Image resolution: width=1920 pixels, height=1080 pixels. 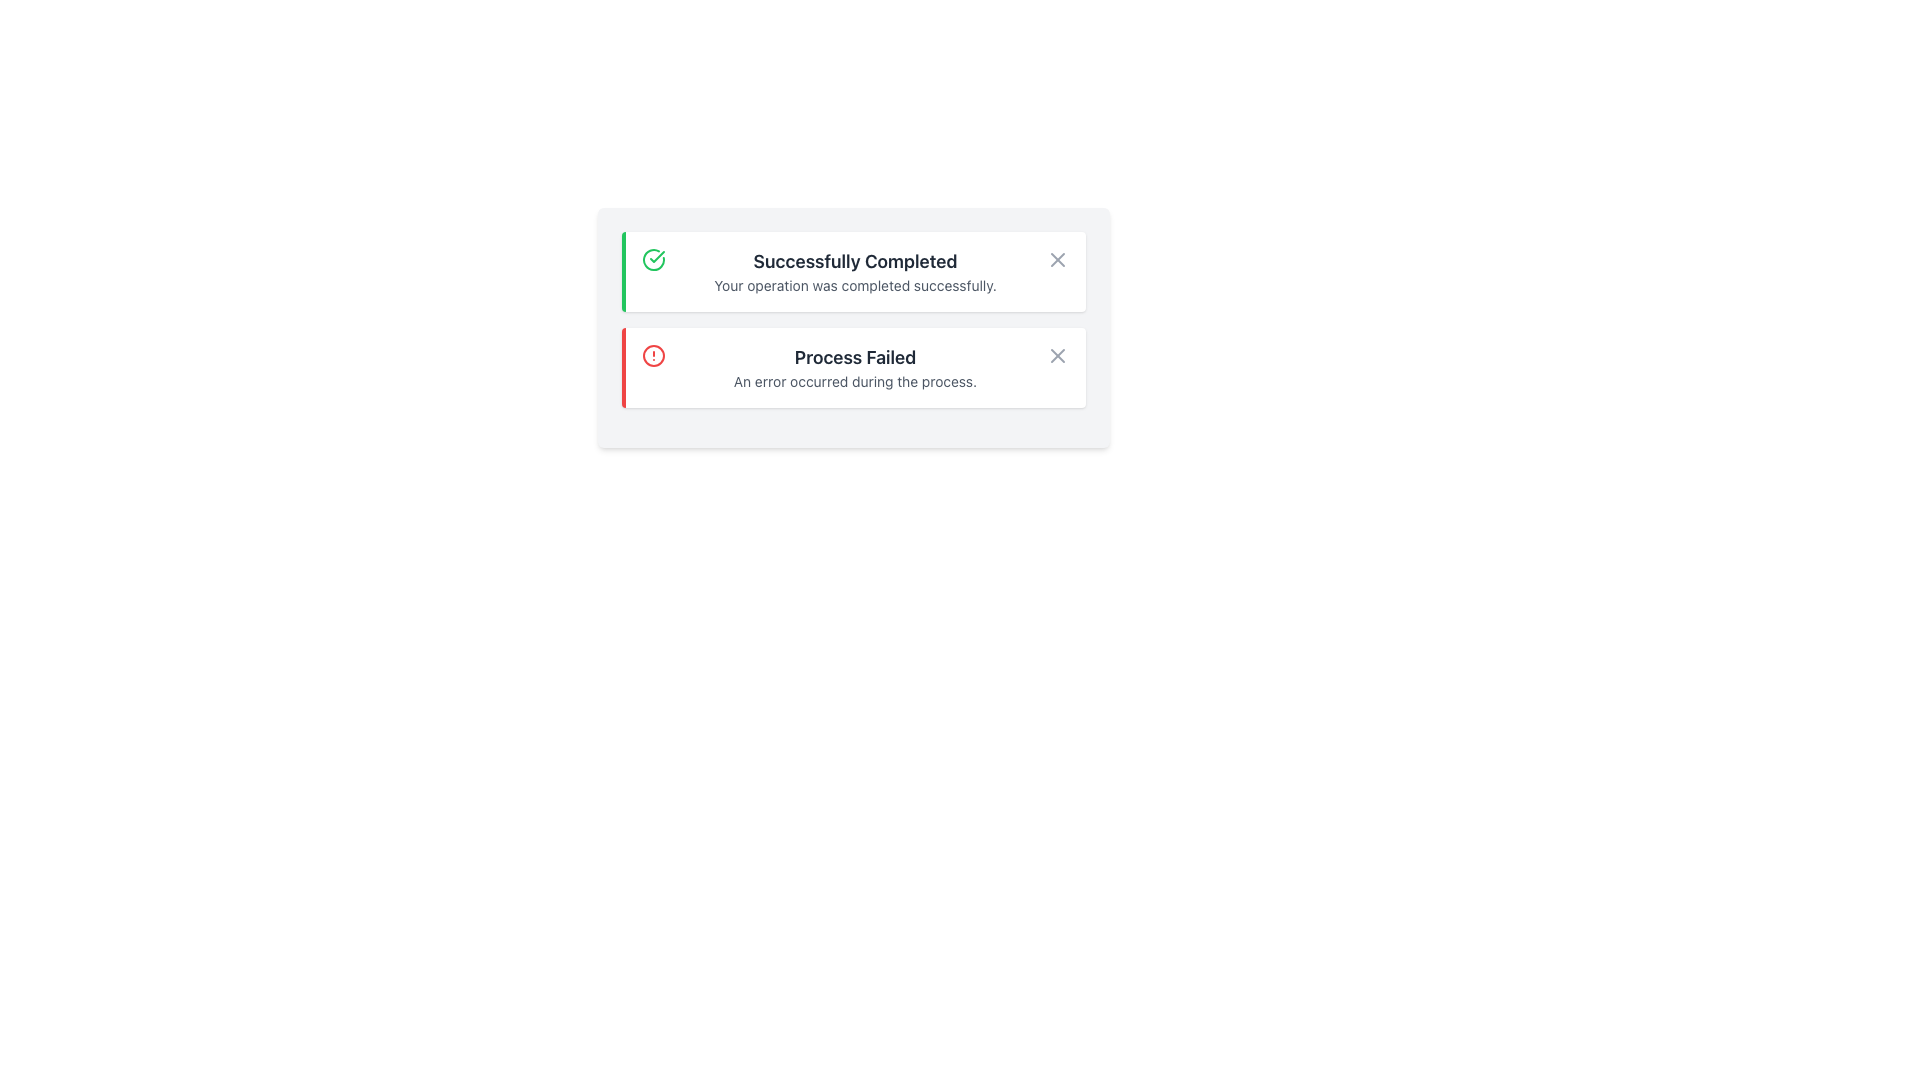 What do you see at coordinates (653, 258) in the screenshot?
I see `the success indicator icon located at the far left of the notification component, which signals the successful completion of an operation` at bounding box center [653, 258].